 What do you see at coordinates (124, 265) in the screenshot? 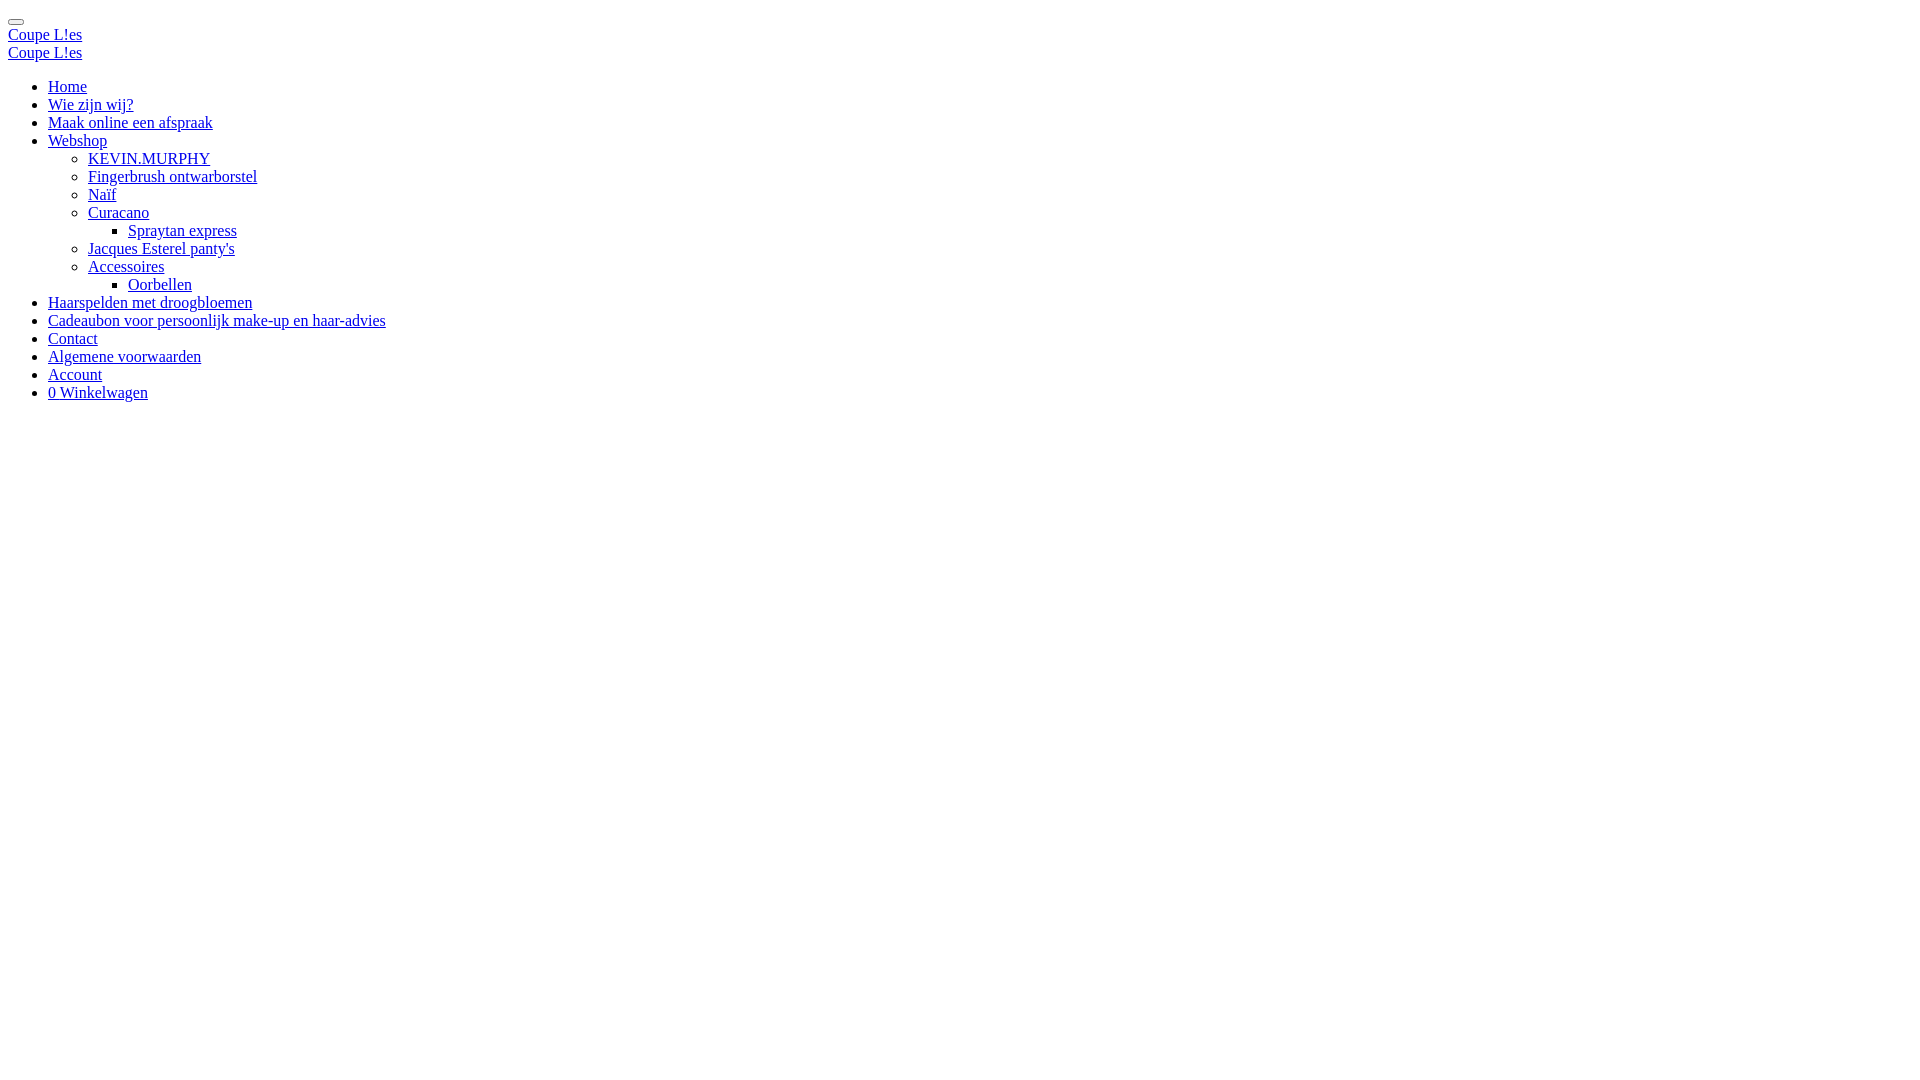
I see `'Accessoires'` at bounding box center [124, 265].